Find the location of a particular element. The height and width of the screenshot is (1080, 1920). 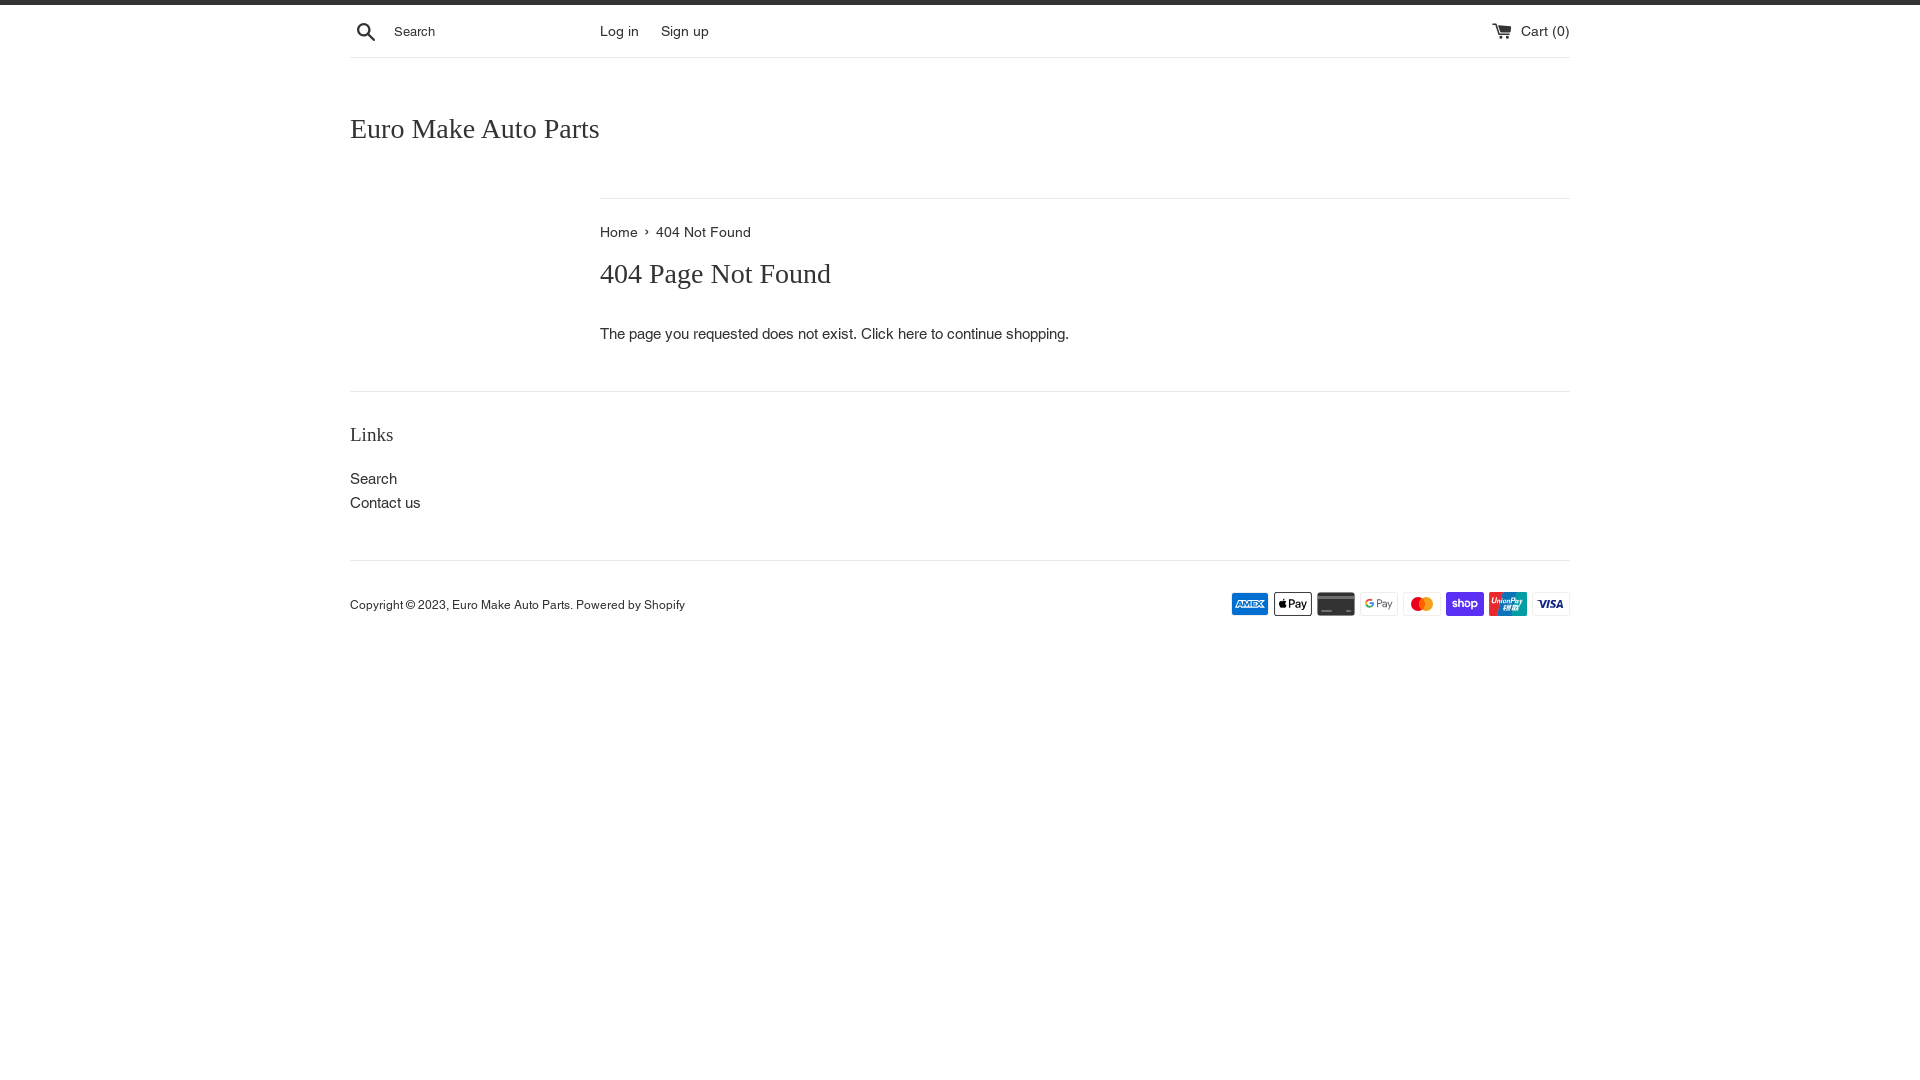

'Sign up' is located at coordinates (685, 30).